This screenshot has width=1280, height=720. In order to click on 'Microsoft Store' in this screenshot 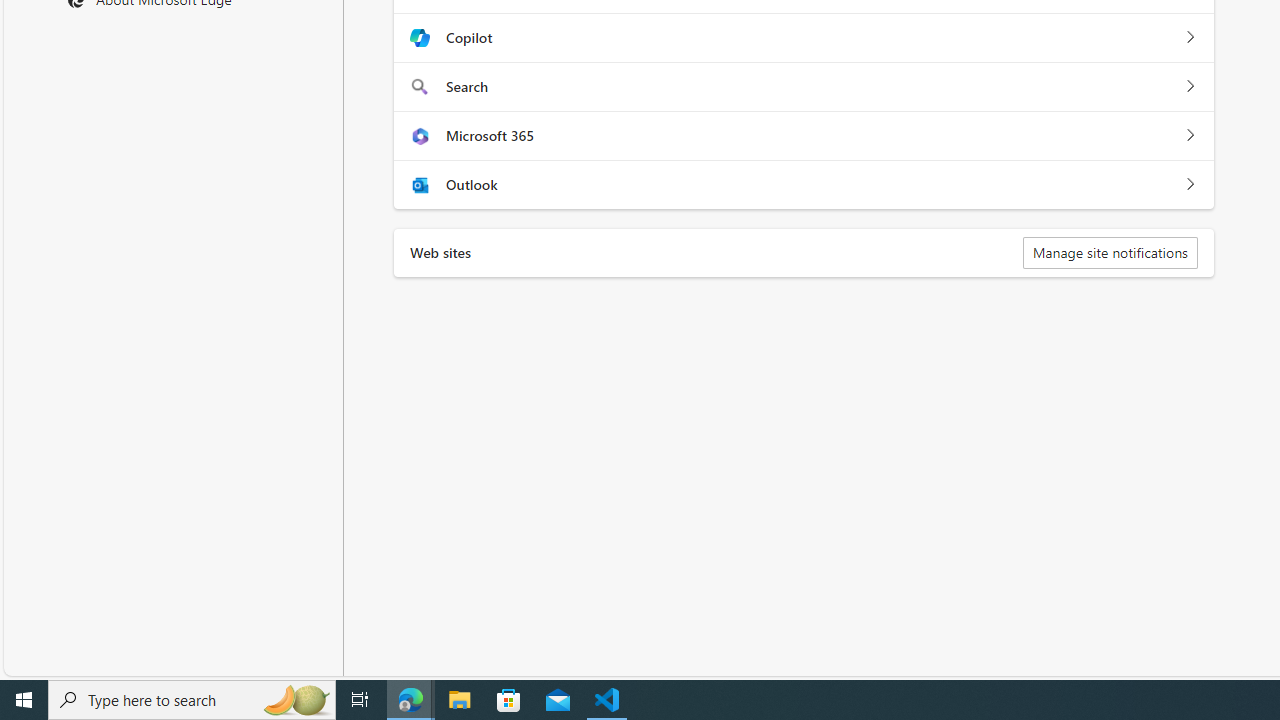, I will do `click(509, 698)`.